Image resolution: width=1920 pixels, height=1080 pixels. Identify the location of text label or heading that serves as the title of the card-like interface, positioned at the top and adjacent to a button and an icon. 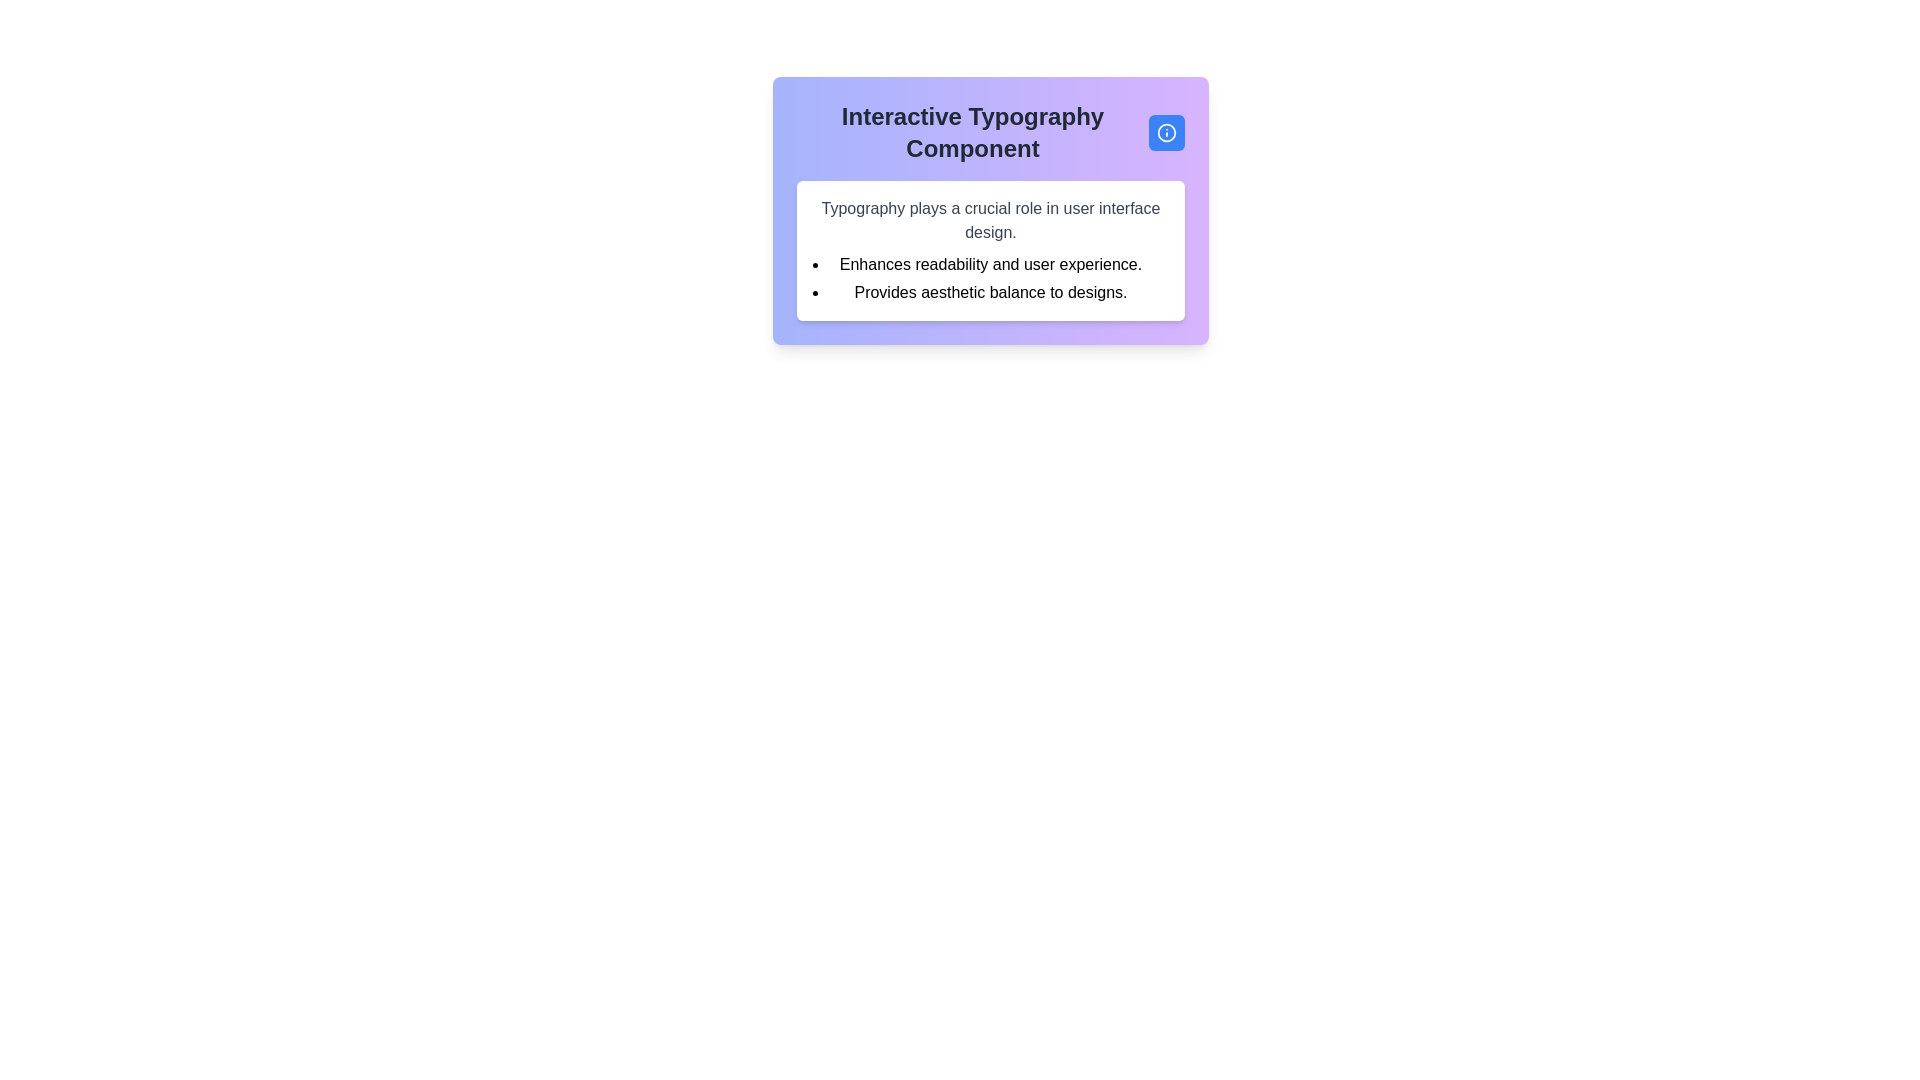
(973, 132).